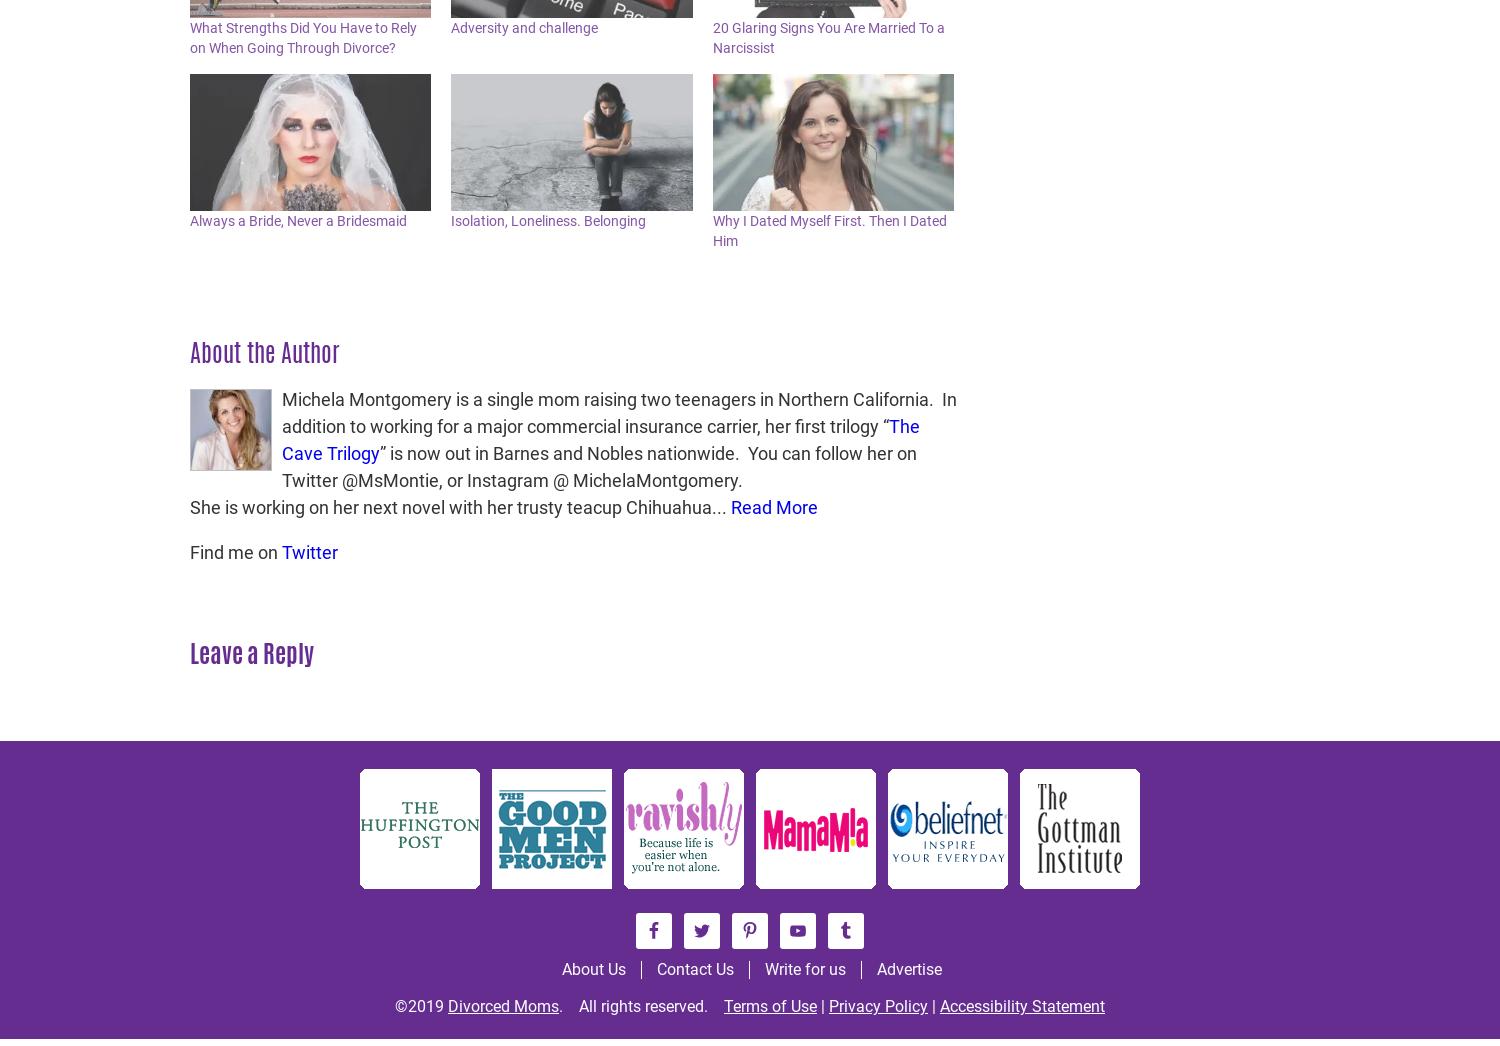  I want to click on 'About the Author', so click(265, 352).